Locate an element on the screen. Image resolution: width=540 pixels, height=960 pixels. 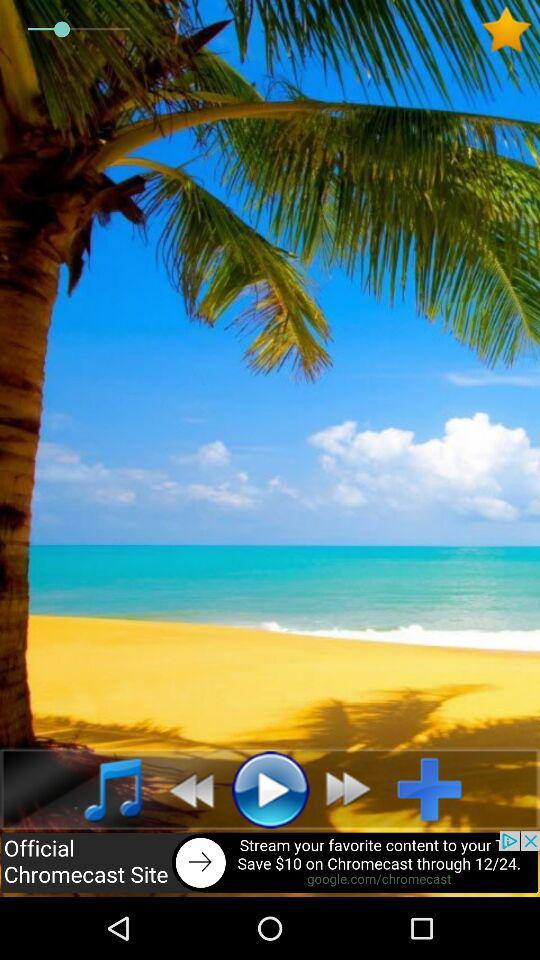
space where you access advertising is located at coordinates (270, 863).